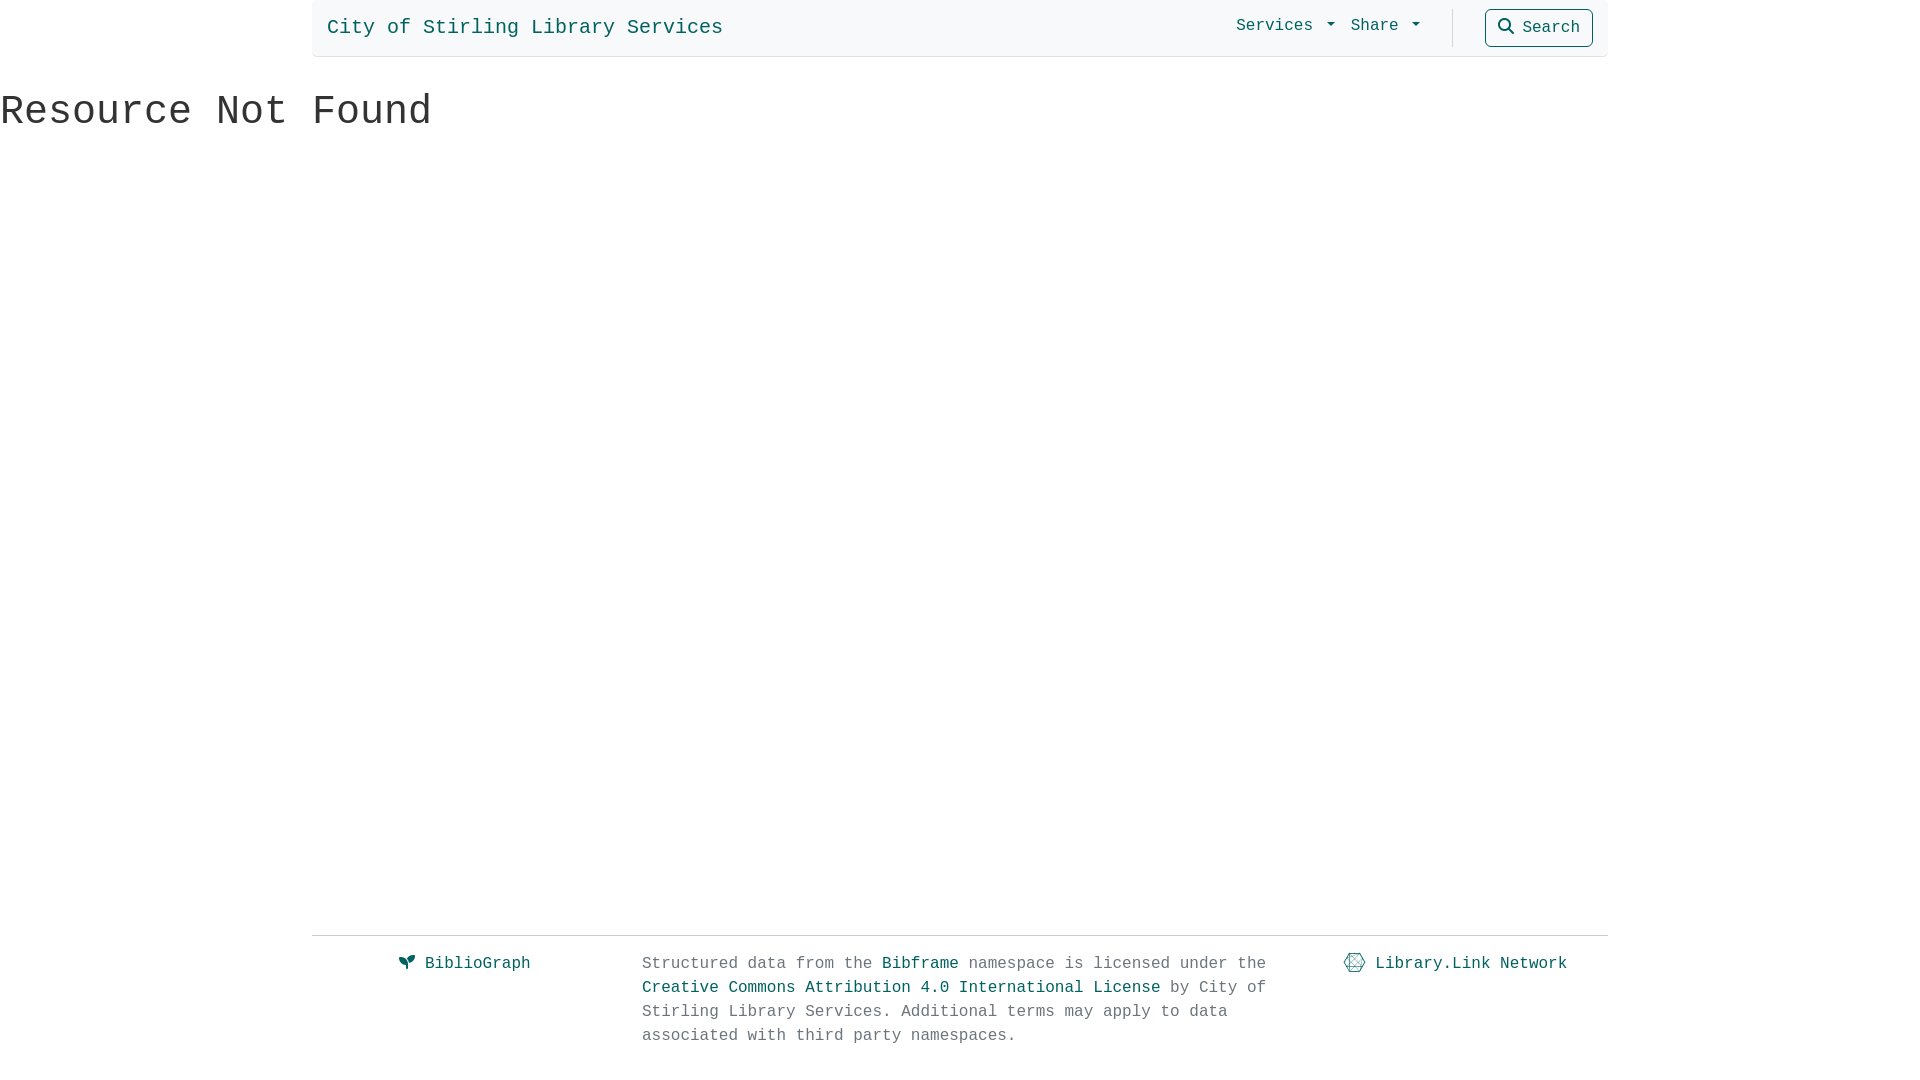  Describe the element at coordinates (1343, 963) in the screenshot. I see `'Library.Link Network'` at that location.